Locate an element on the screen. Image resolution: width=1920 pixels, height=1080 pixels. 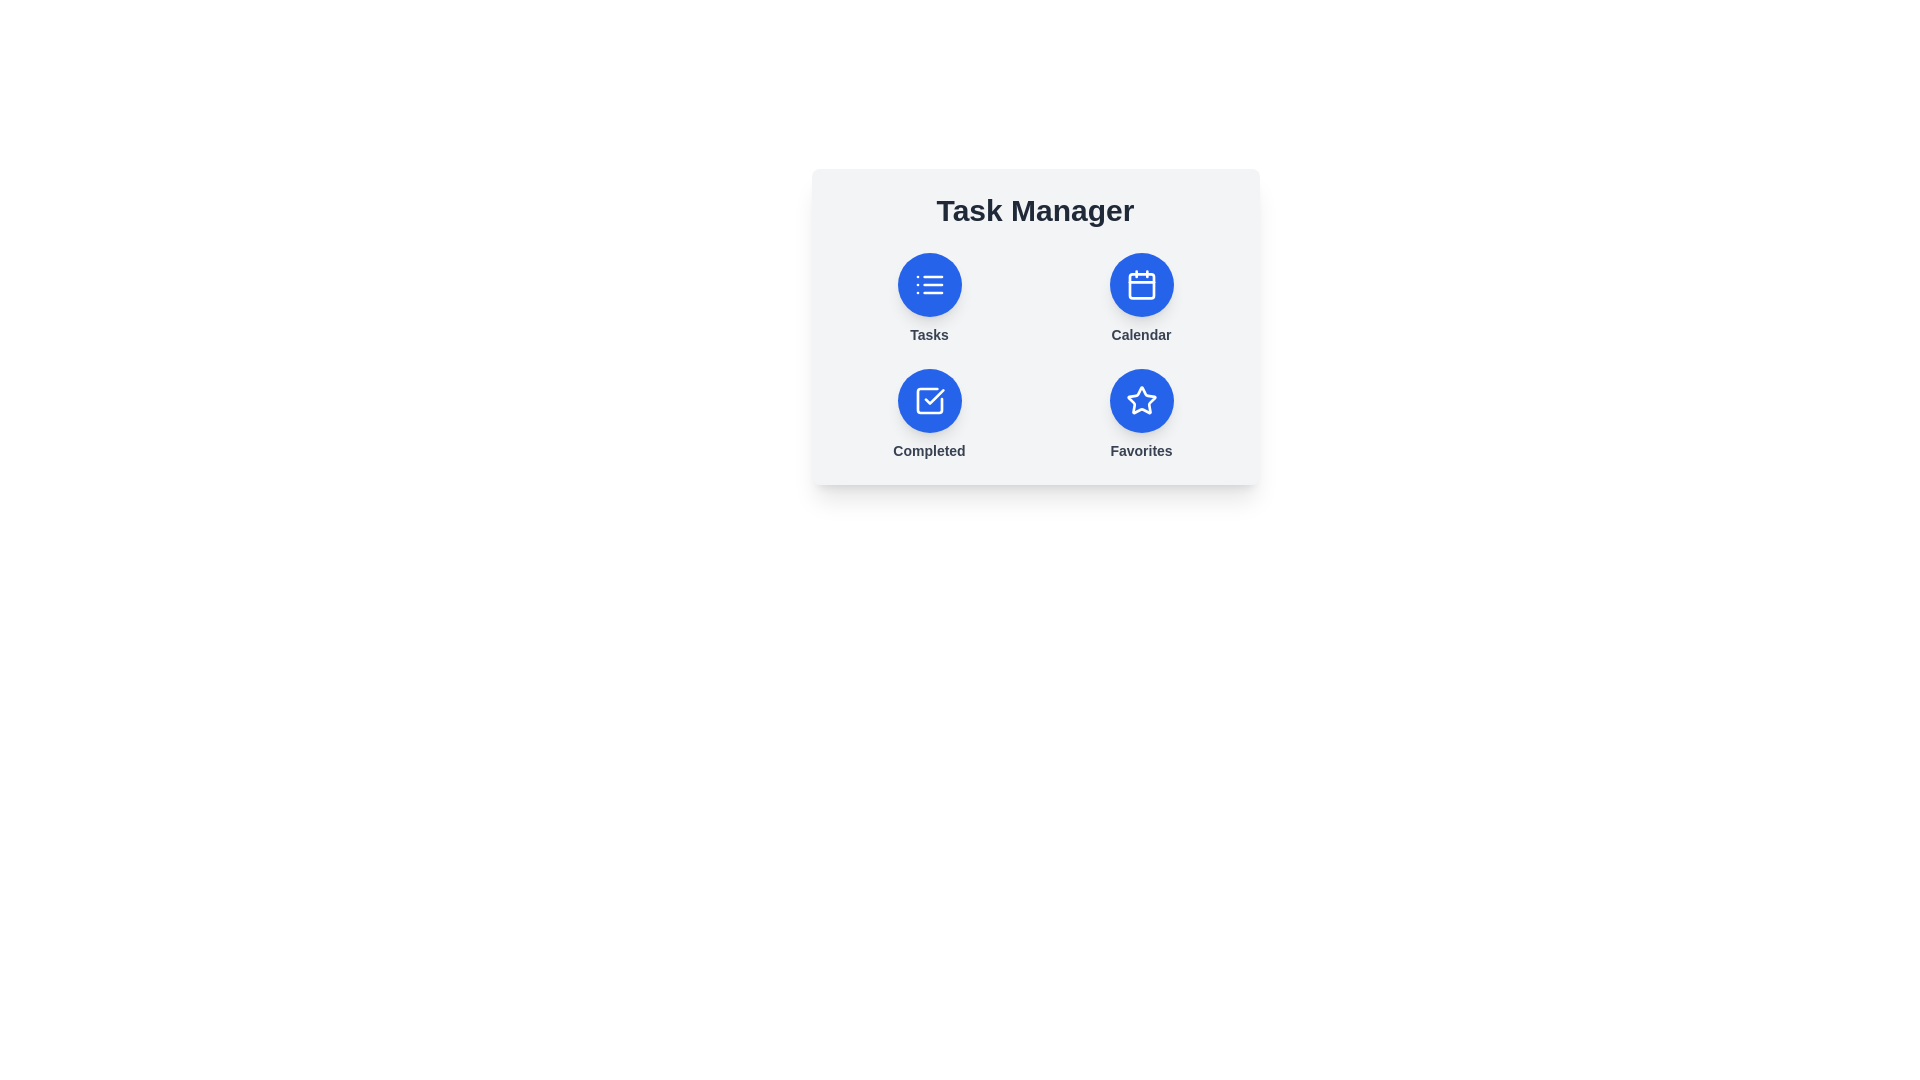
the 'Calendar' text label element, which is styled in bold gray font and positioned below the blue circular button with a calendar icon in a grid layout is located at coordinates (1141, 334).